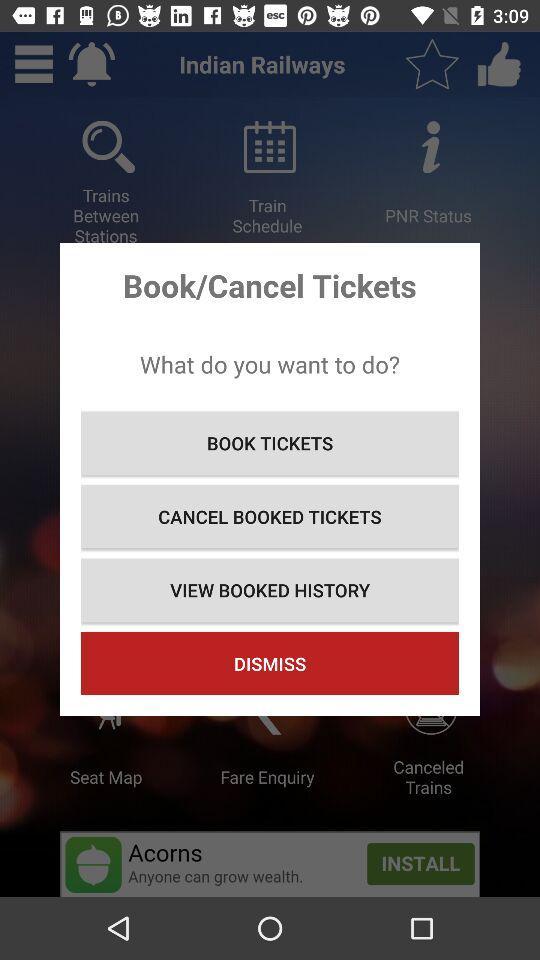  Describe the element at coordinates (270, 590) in the screenshot. I see `view booked history icon` at that location.